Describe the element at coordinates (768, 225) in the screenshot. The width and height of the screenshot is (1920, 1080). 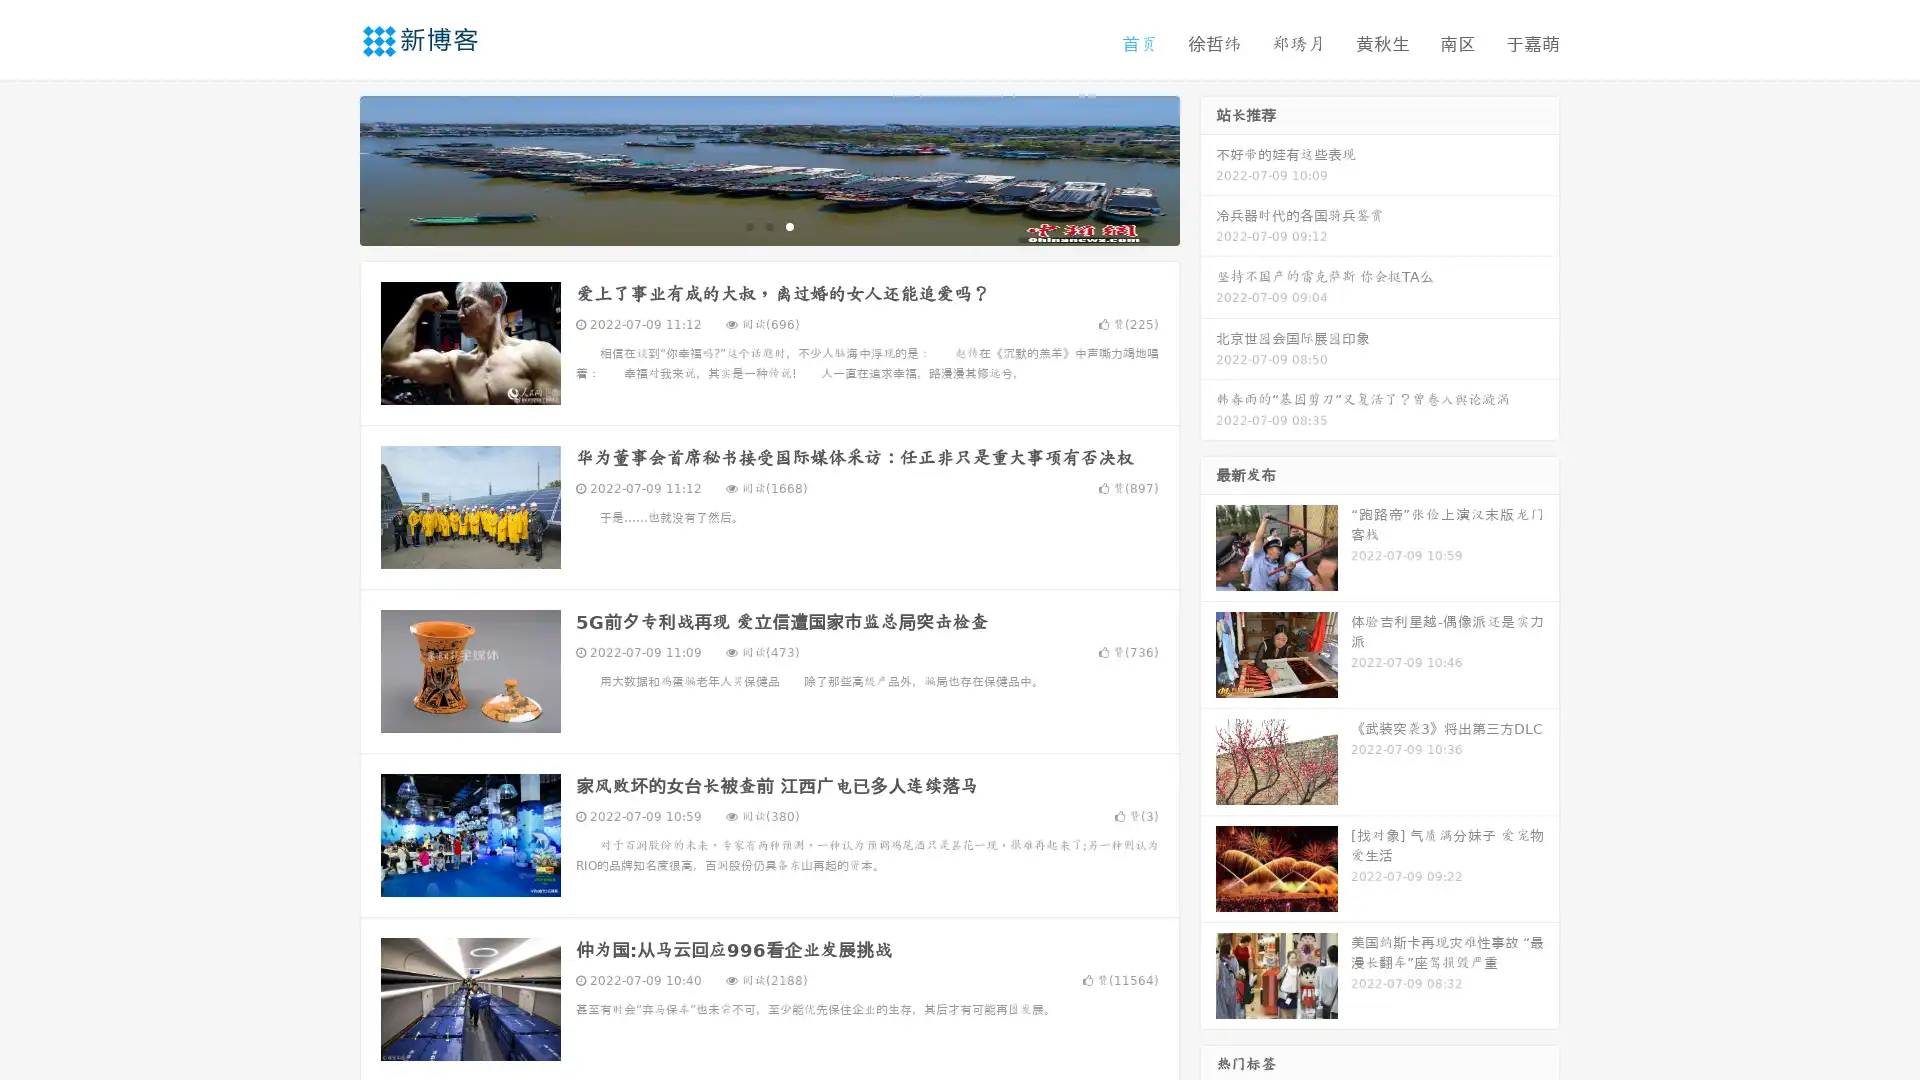
I see `Go to slide 2` at that location.